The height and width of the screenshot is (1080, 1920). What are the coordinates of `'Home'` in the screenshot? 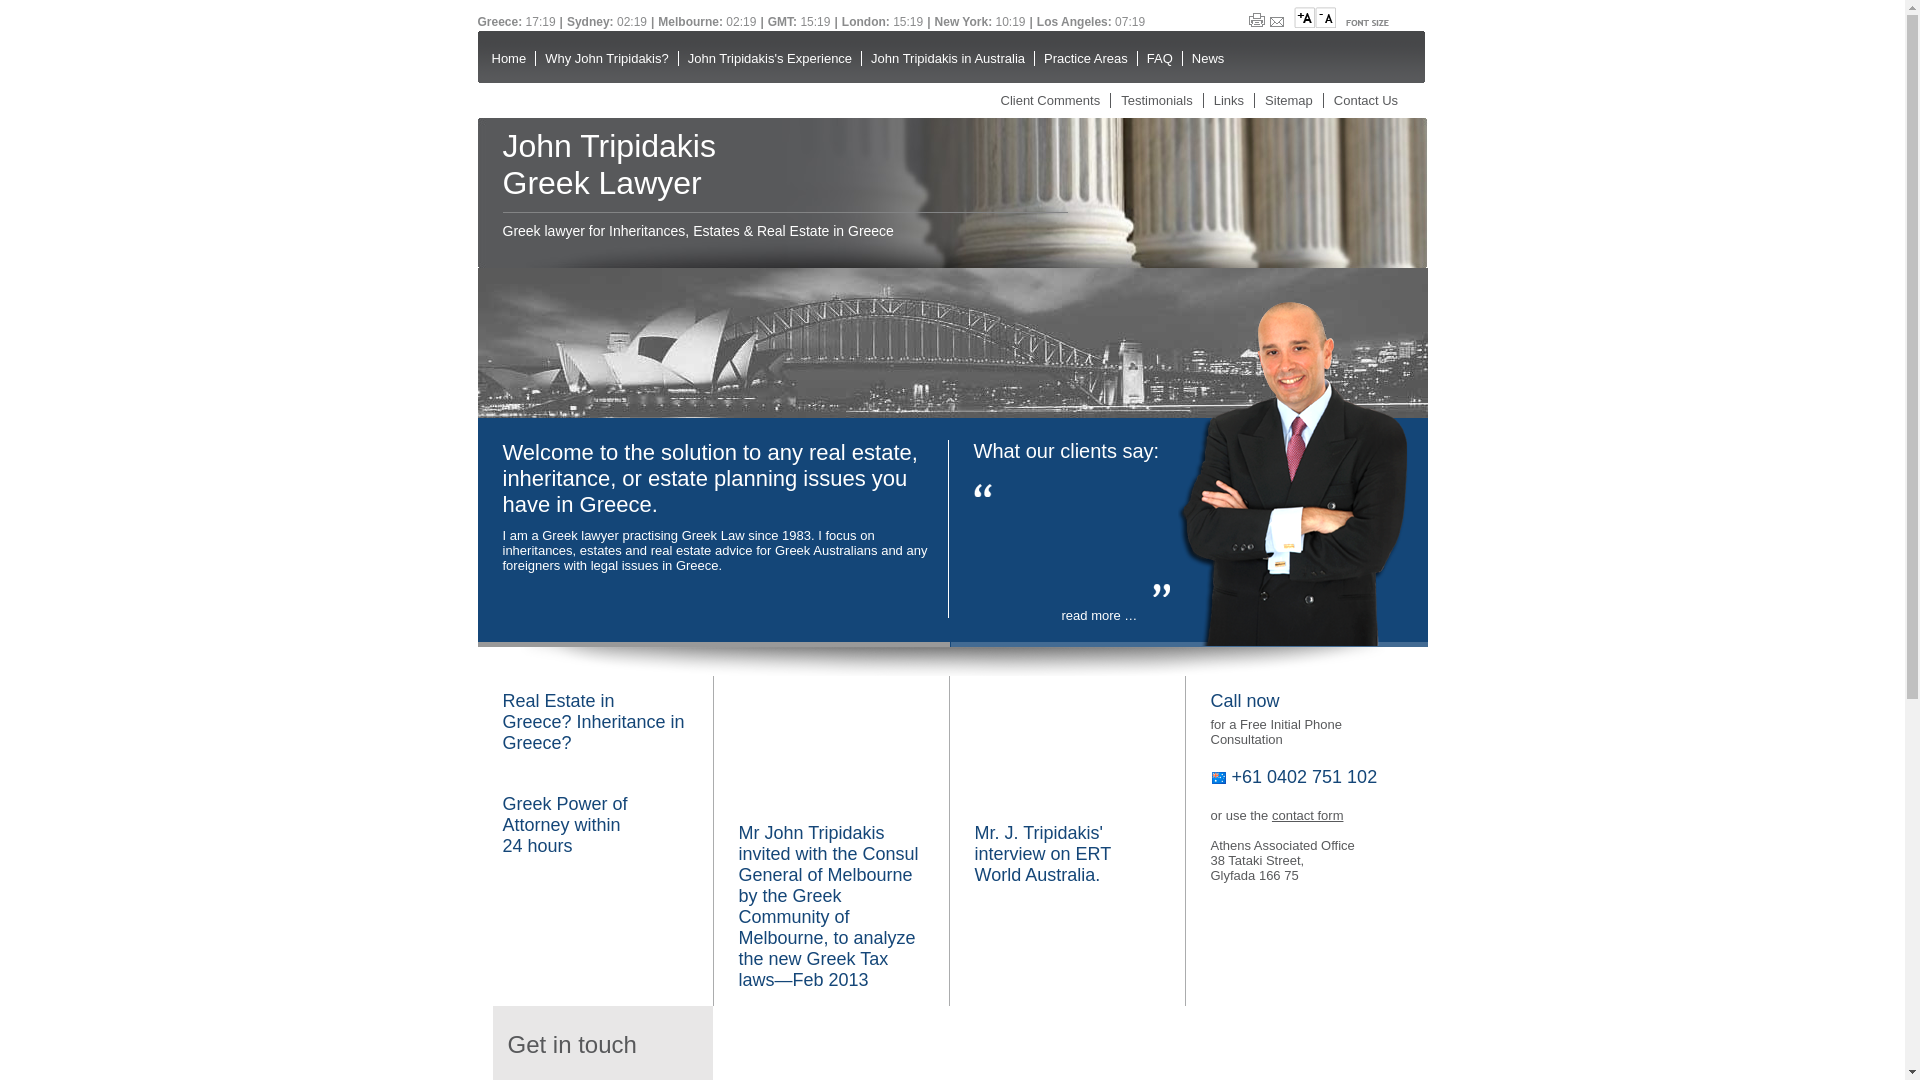 It's located at (481, 57).